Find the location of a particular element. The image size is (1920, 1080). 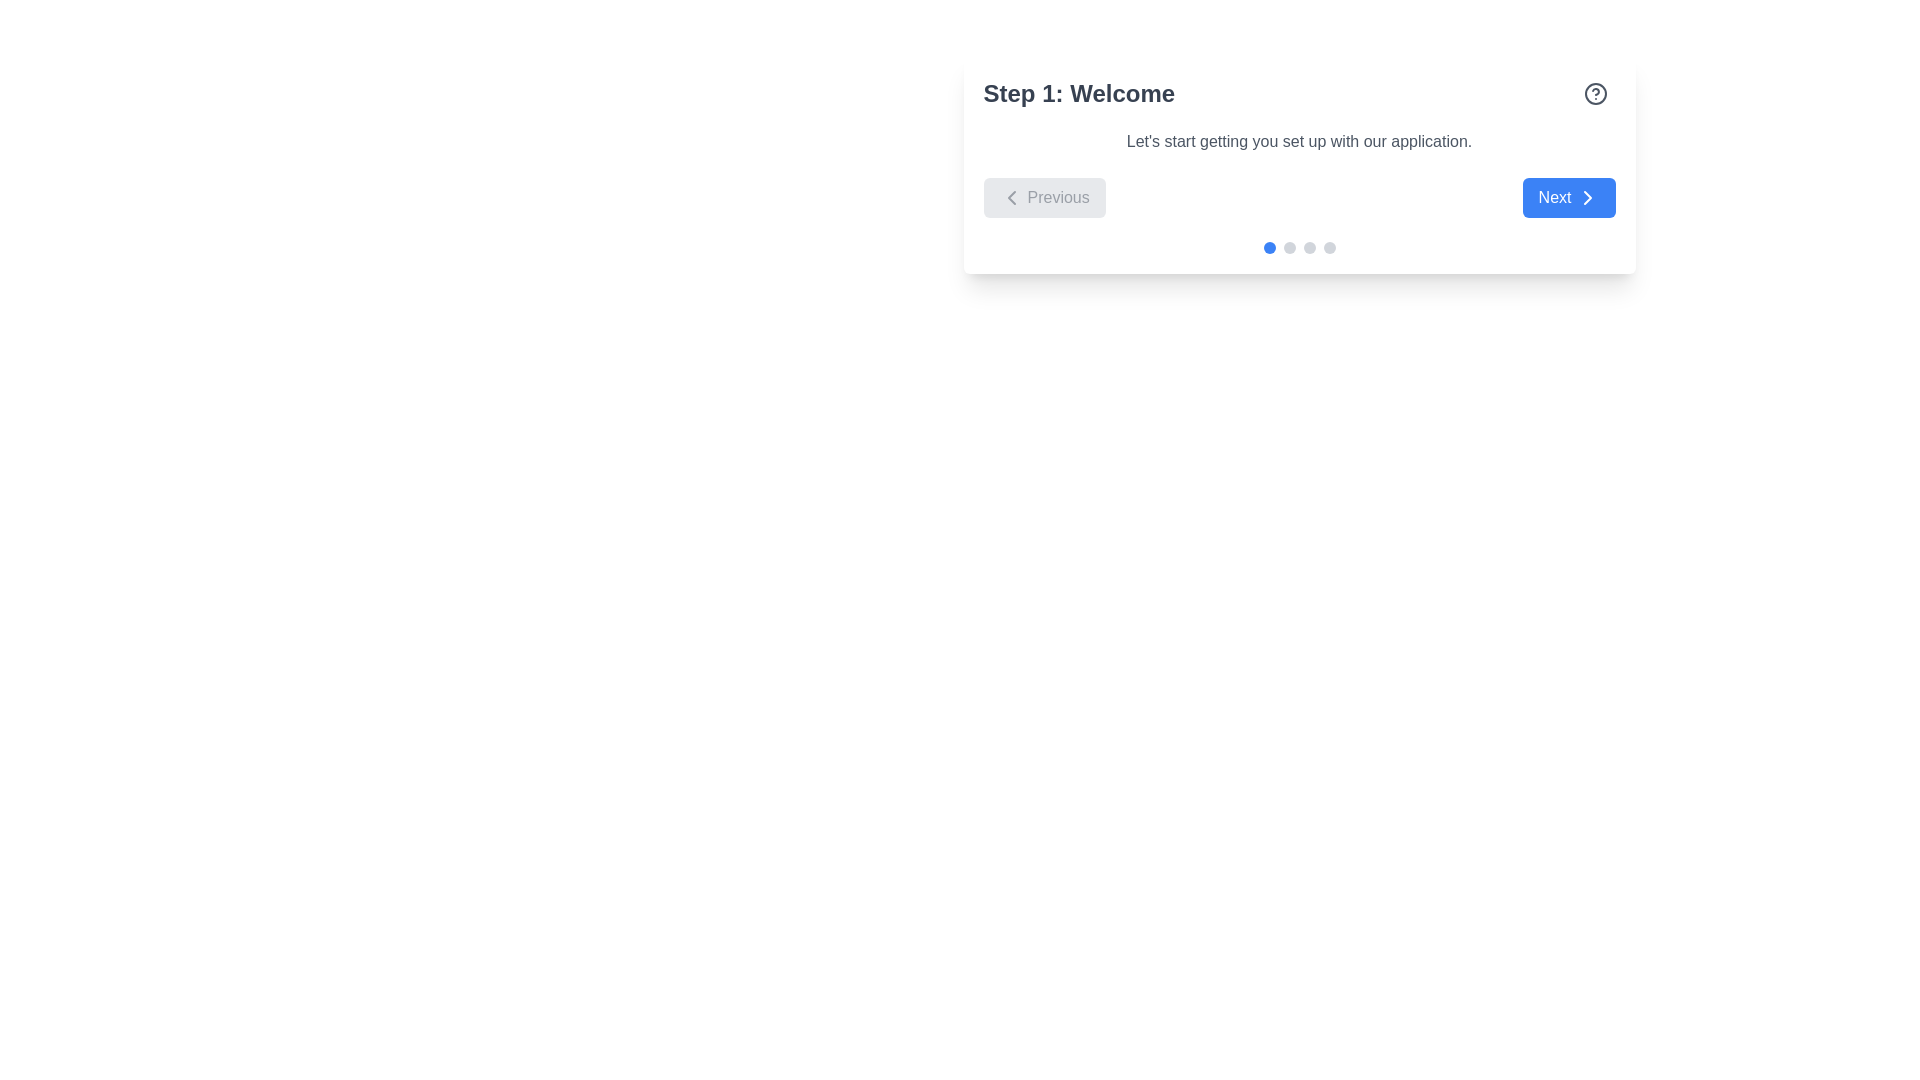

the 'Previous' button in the navigation control group is located at coordinates (1299, 197).